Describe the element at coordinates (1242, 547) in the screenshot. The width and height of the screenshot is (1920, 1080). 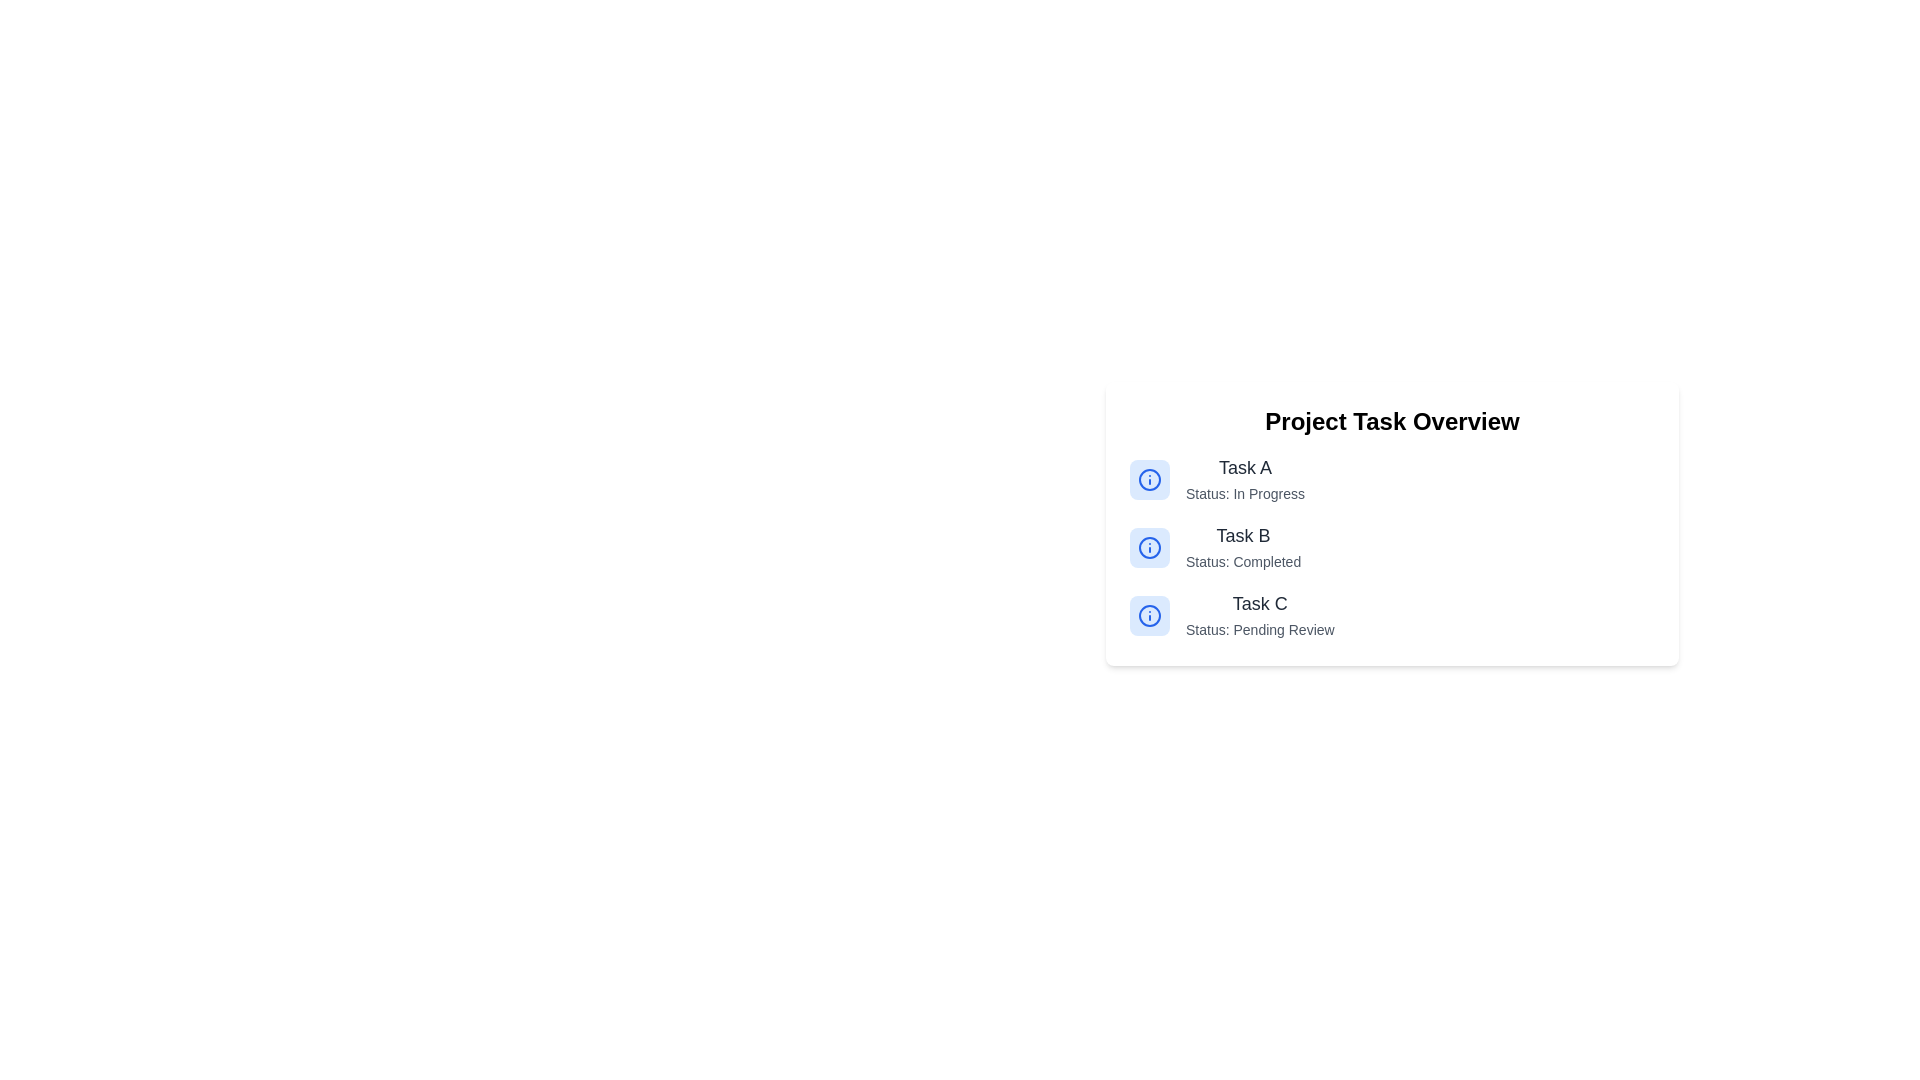
I see `task name 'Task B' which is styled hierarchically and is located between 'Task A' and 'Task C'` at that location.